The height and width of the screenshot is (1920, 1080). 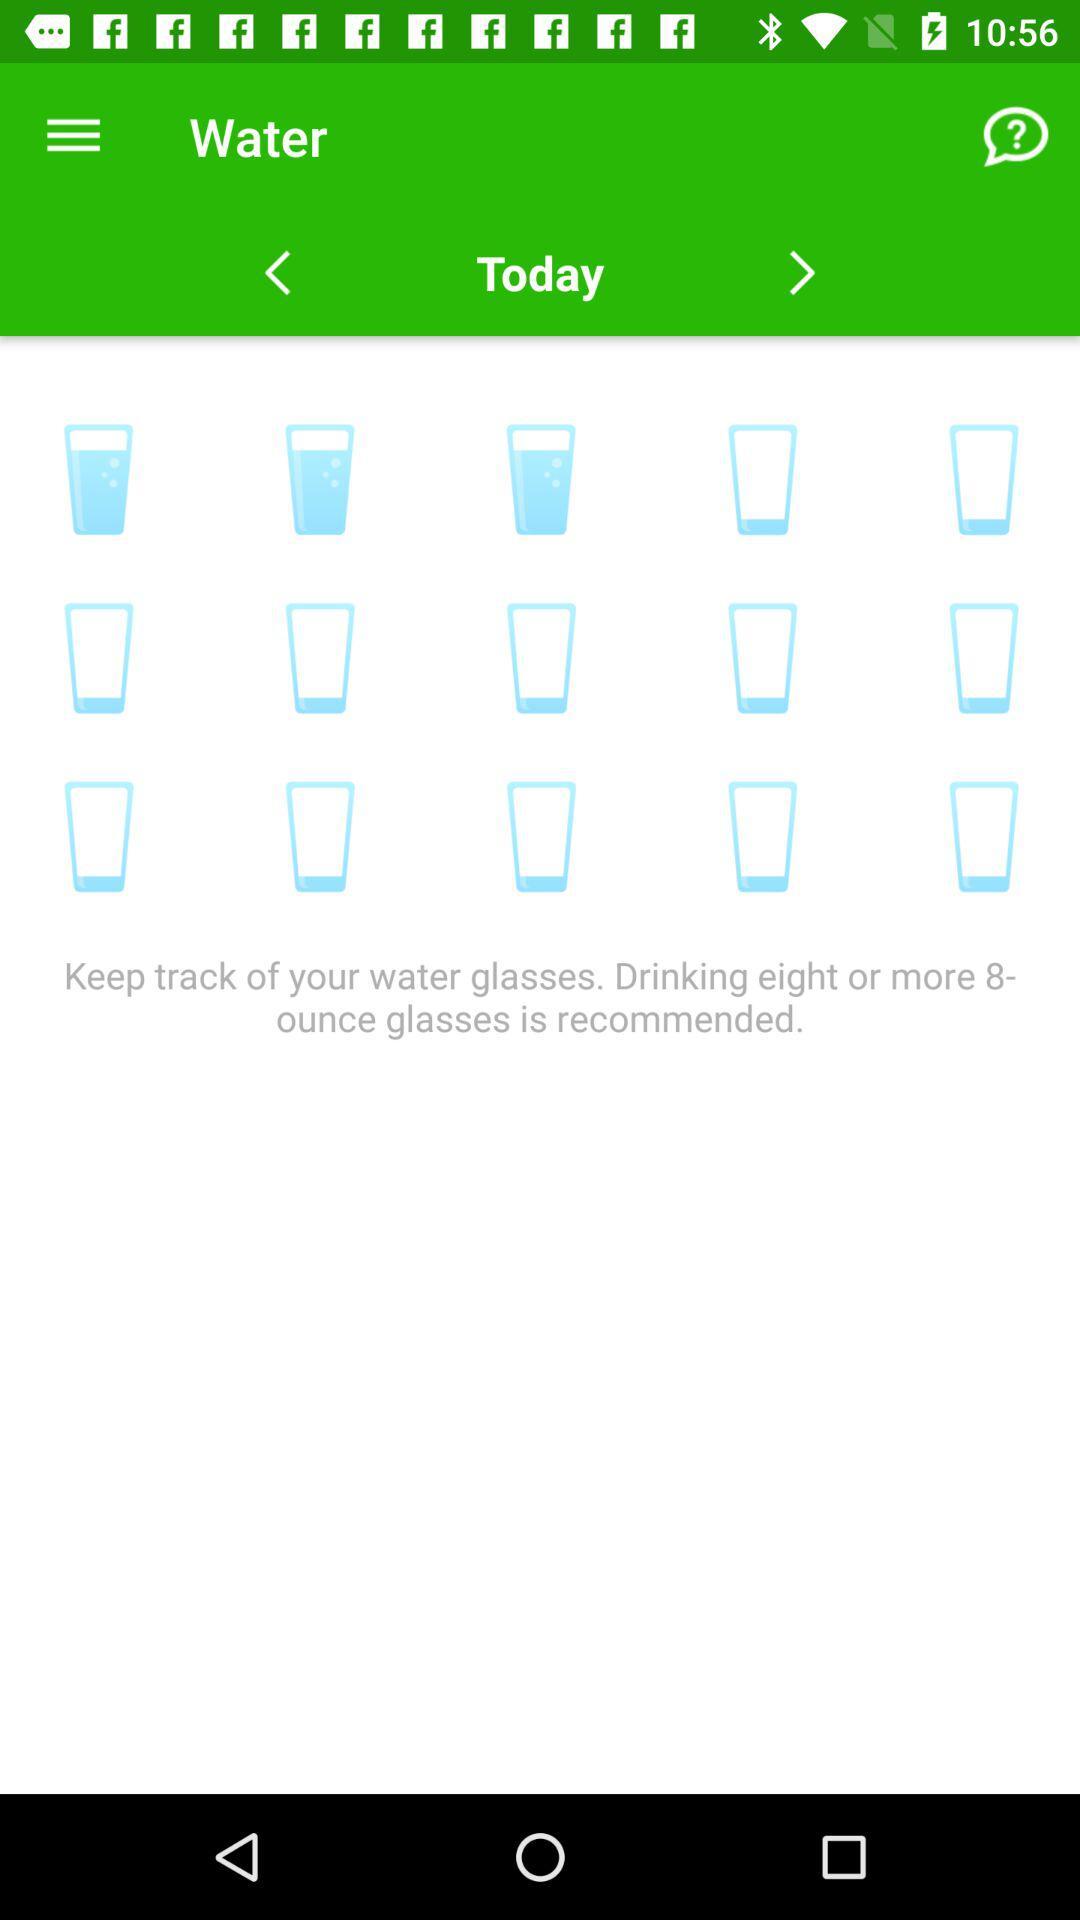 What do you see at coordinates (277, 272) in the screenshot?
I see `the arrow_backward icon` at bounding box center [277, 272].